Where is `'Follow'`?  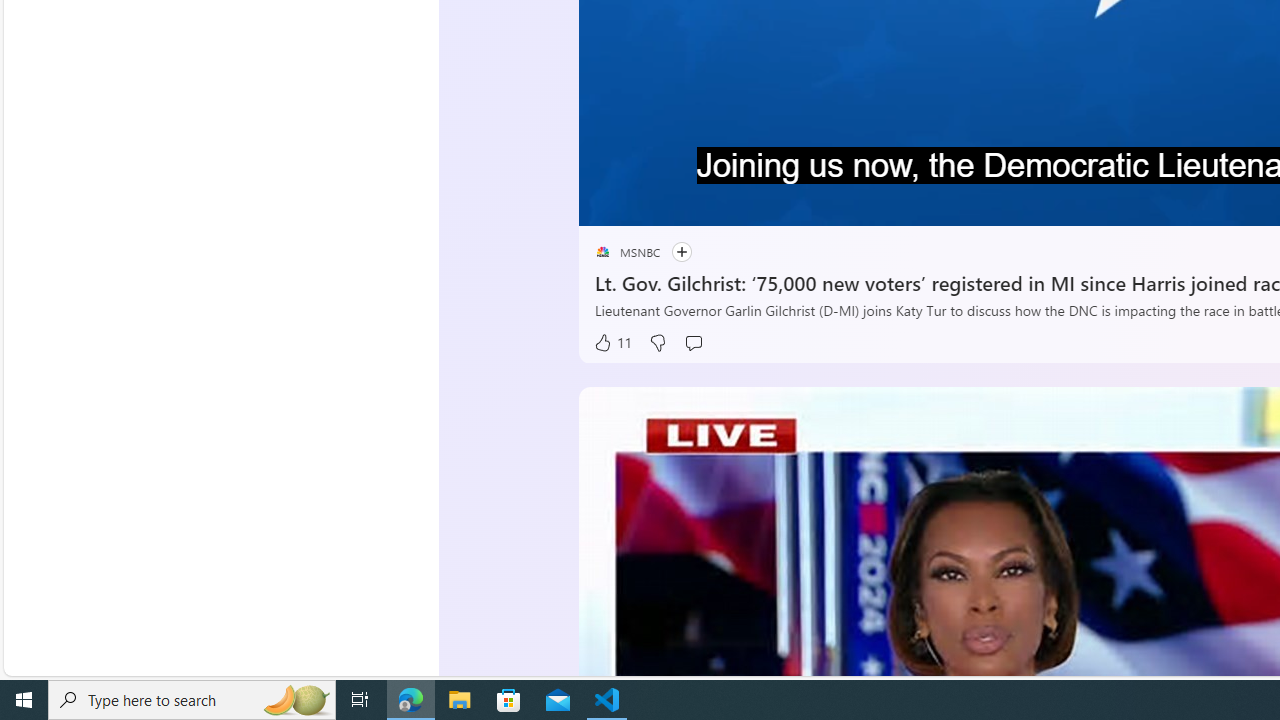 'Follow' is located at coordinates (671, 251).